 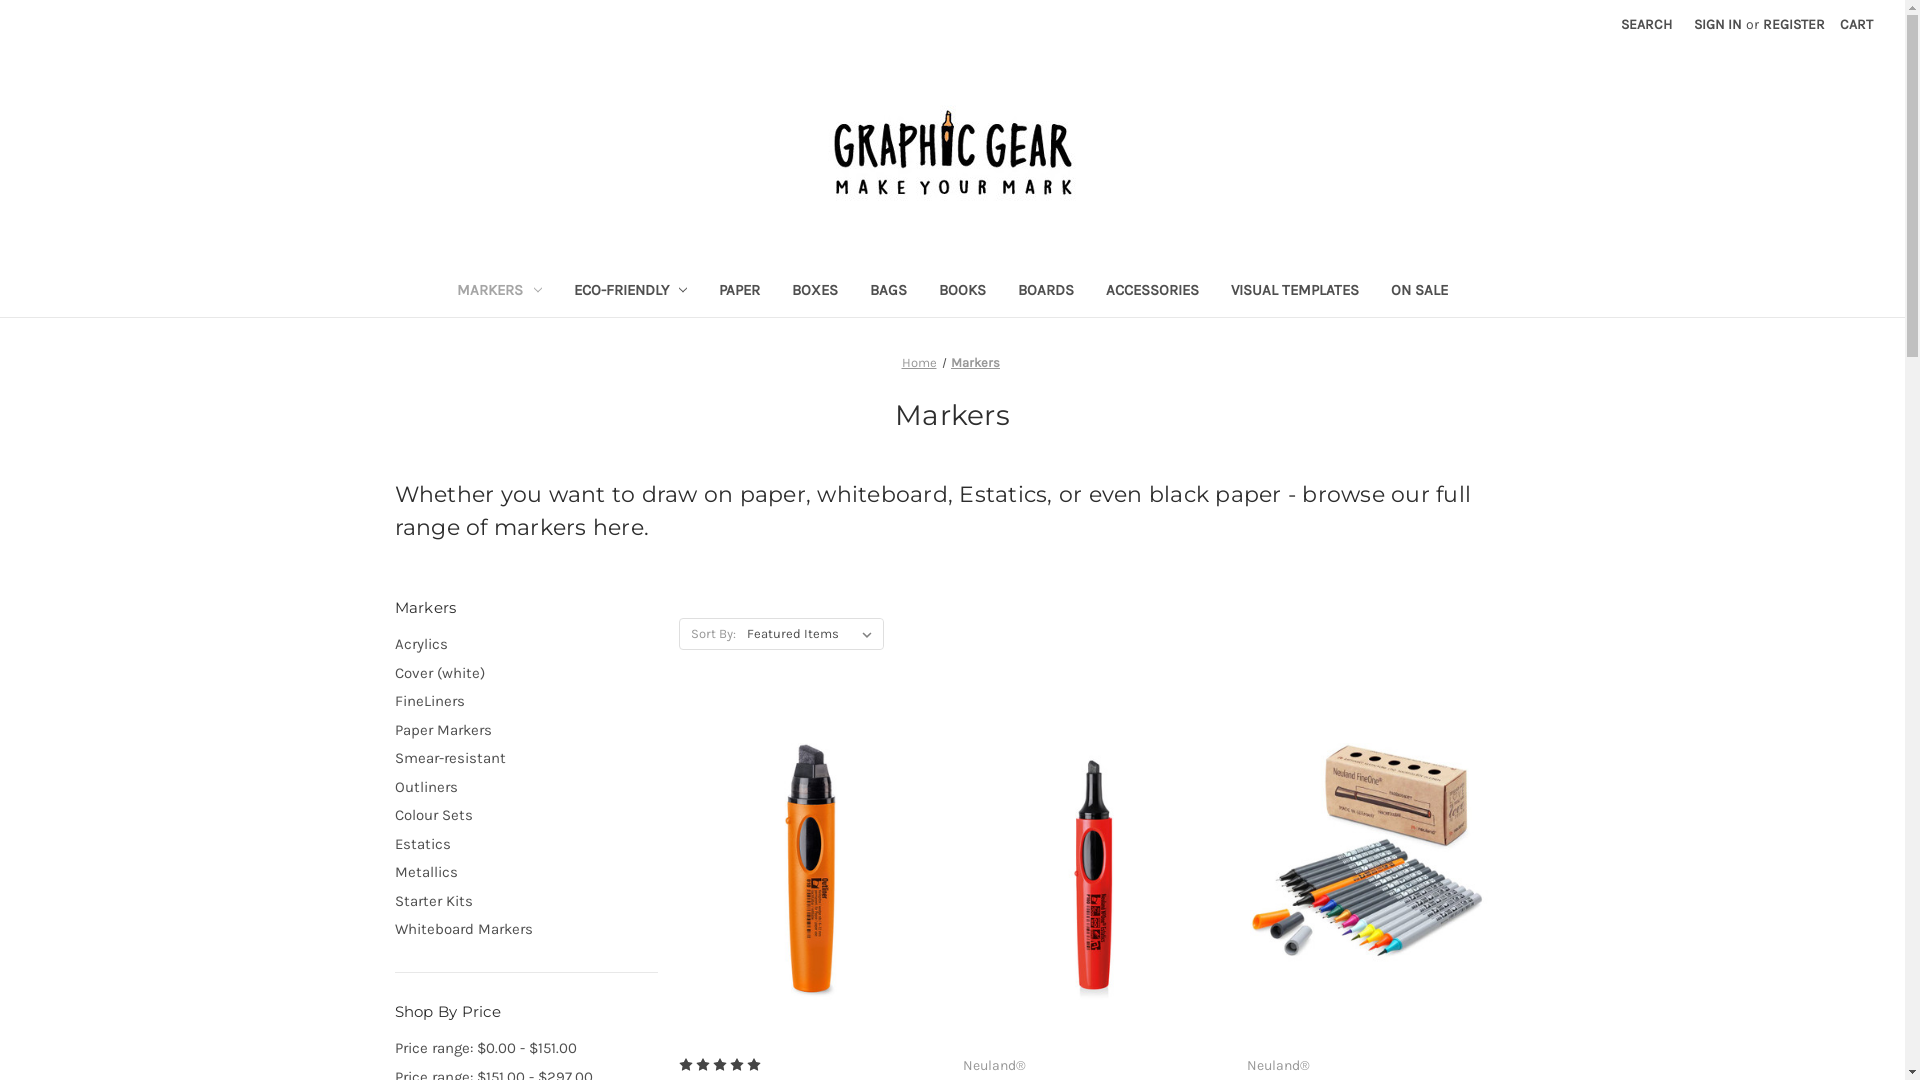 What do you see at coordinates (1045, 292) in the screenshot?
I see `'BOARDS'` at bounding box center [1045, 292].